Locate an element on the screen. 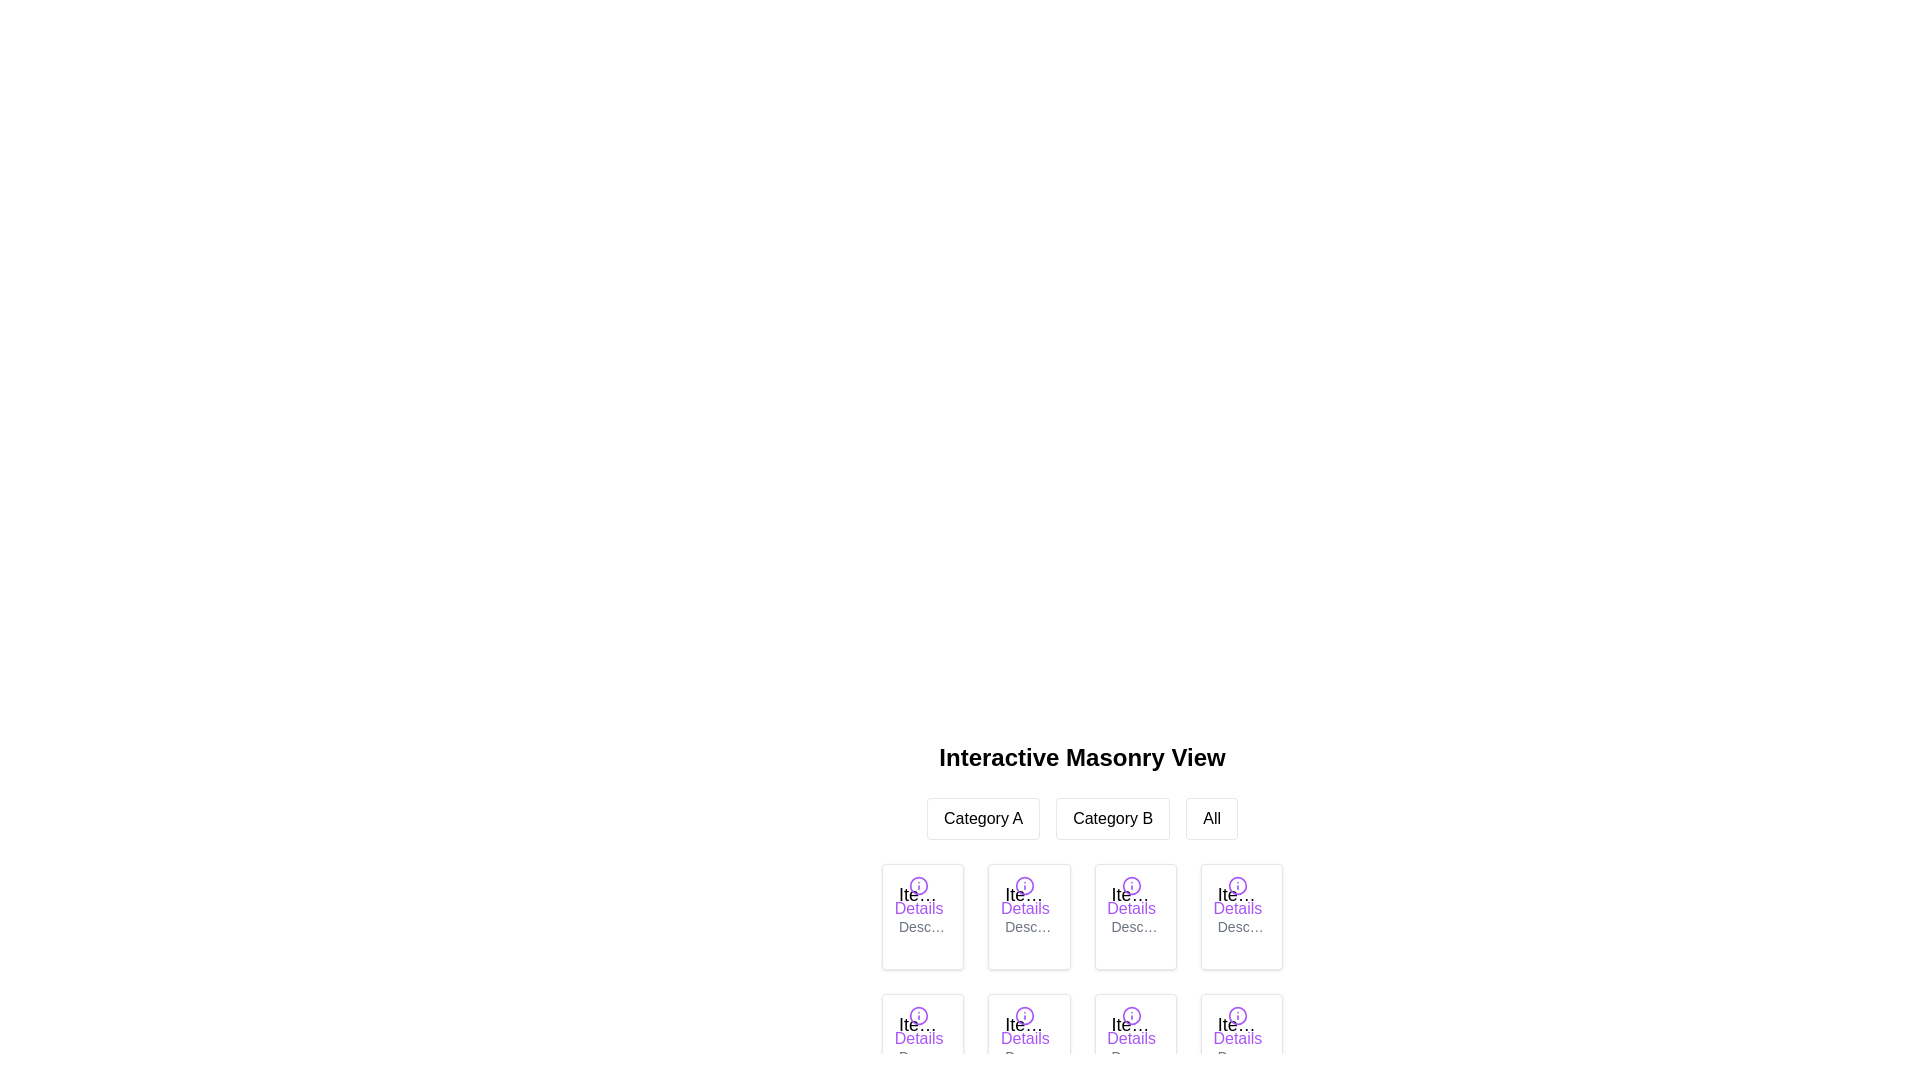  the first button among three sibling buttons located above the grid of items is located at coordinates (983, 818).